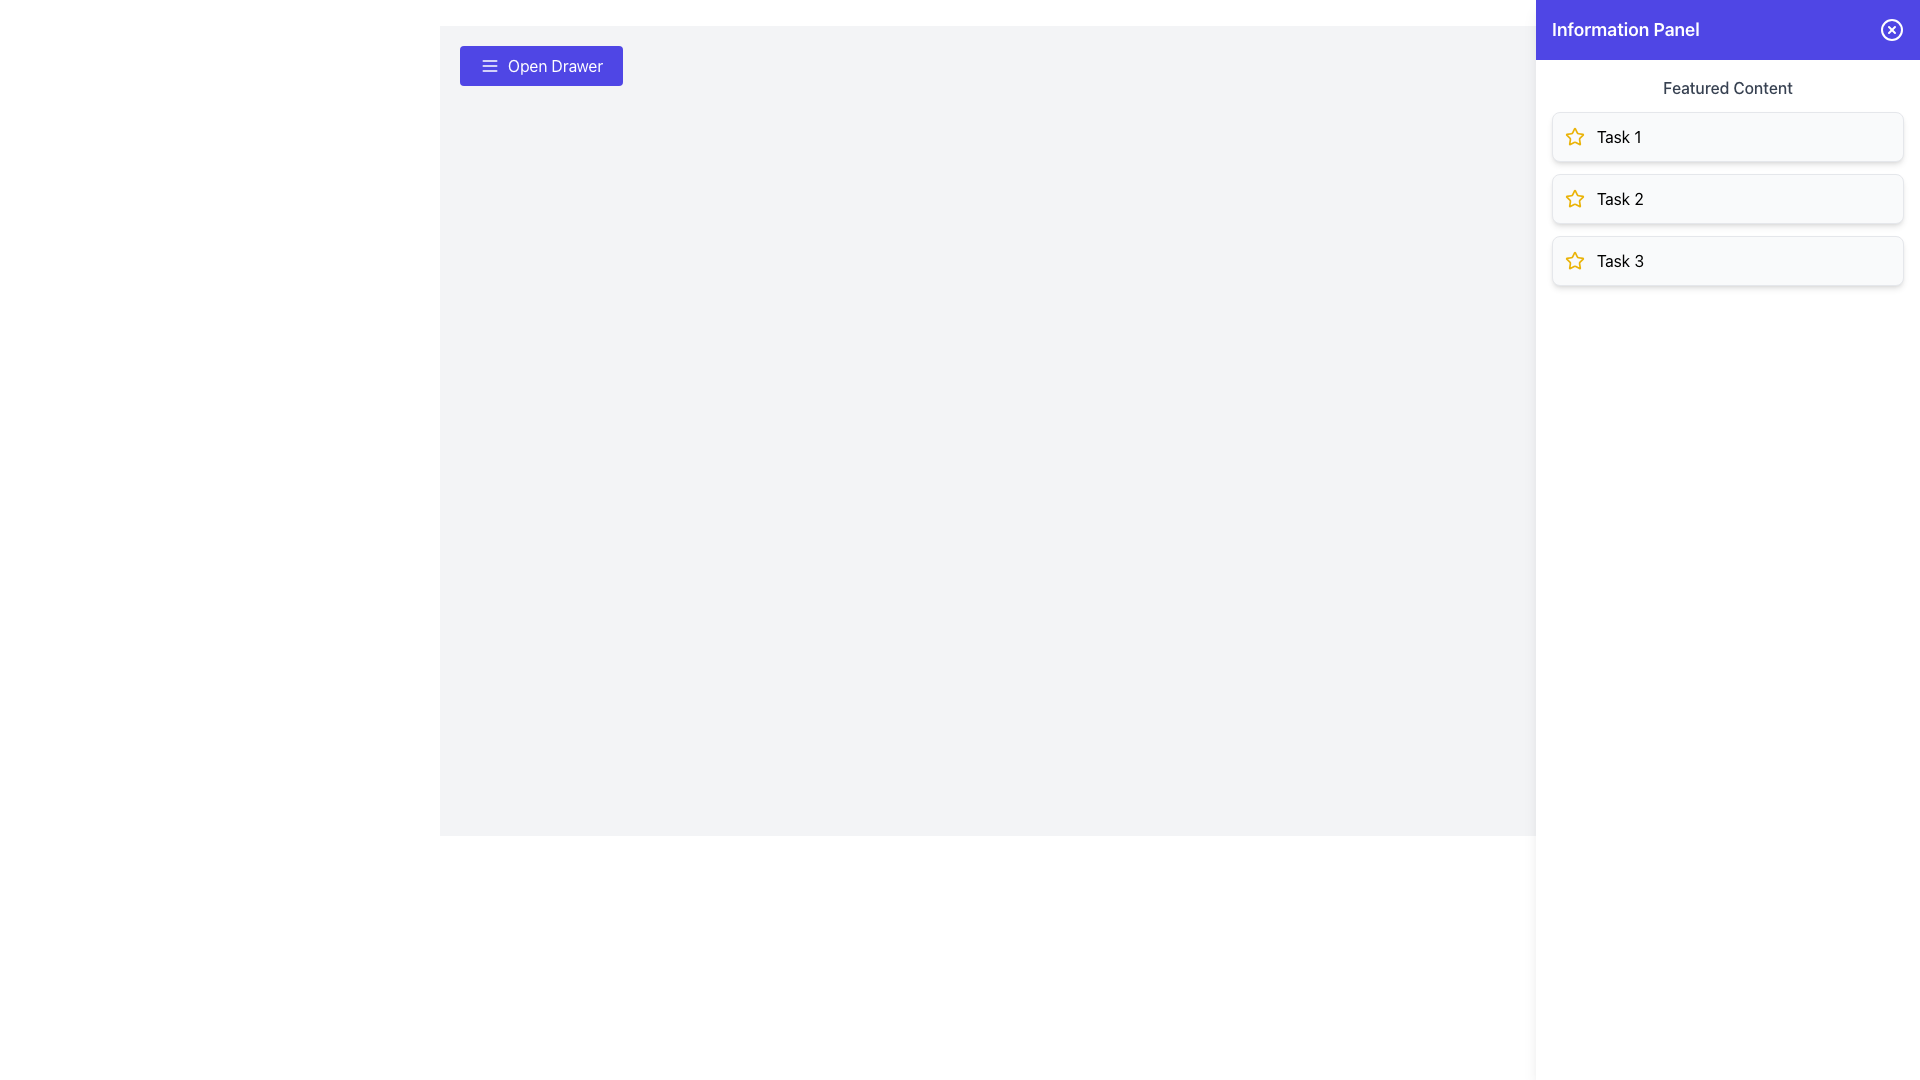 The image size is (1920, 1080). I want to click on the menu icon located to the left of the 'Open Drawer' button to trigger a tooltip or highlight effect, so click(489, 64).